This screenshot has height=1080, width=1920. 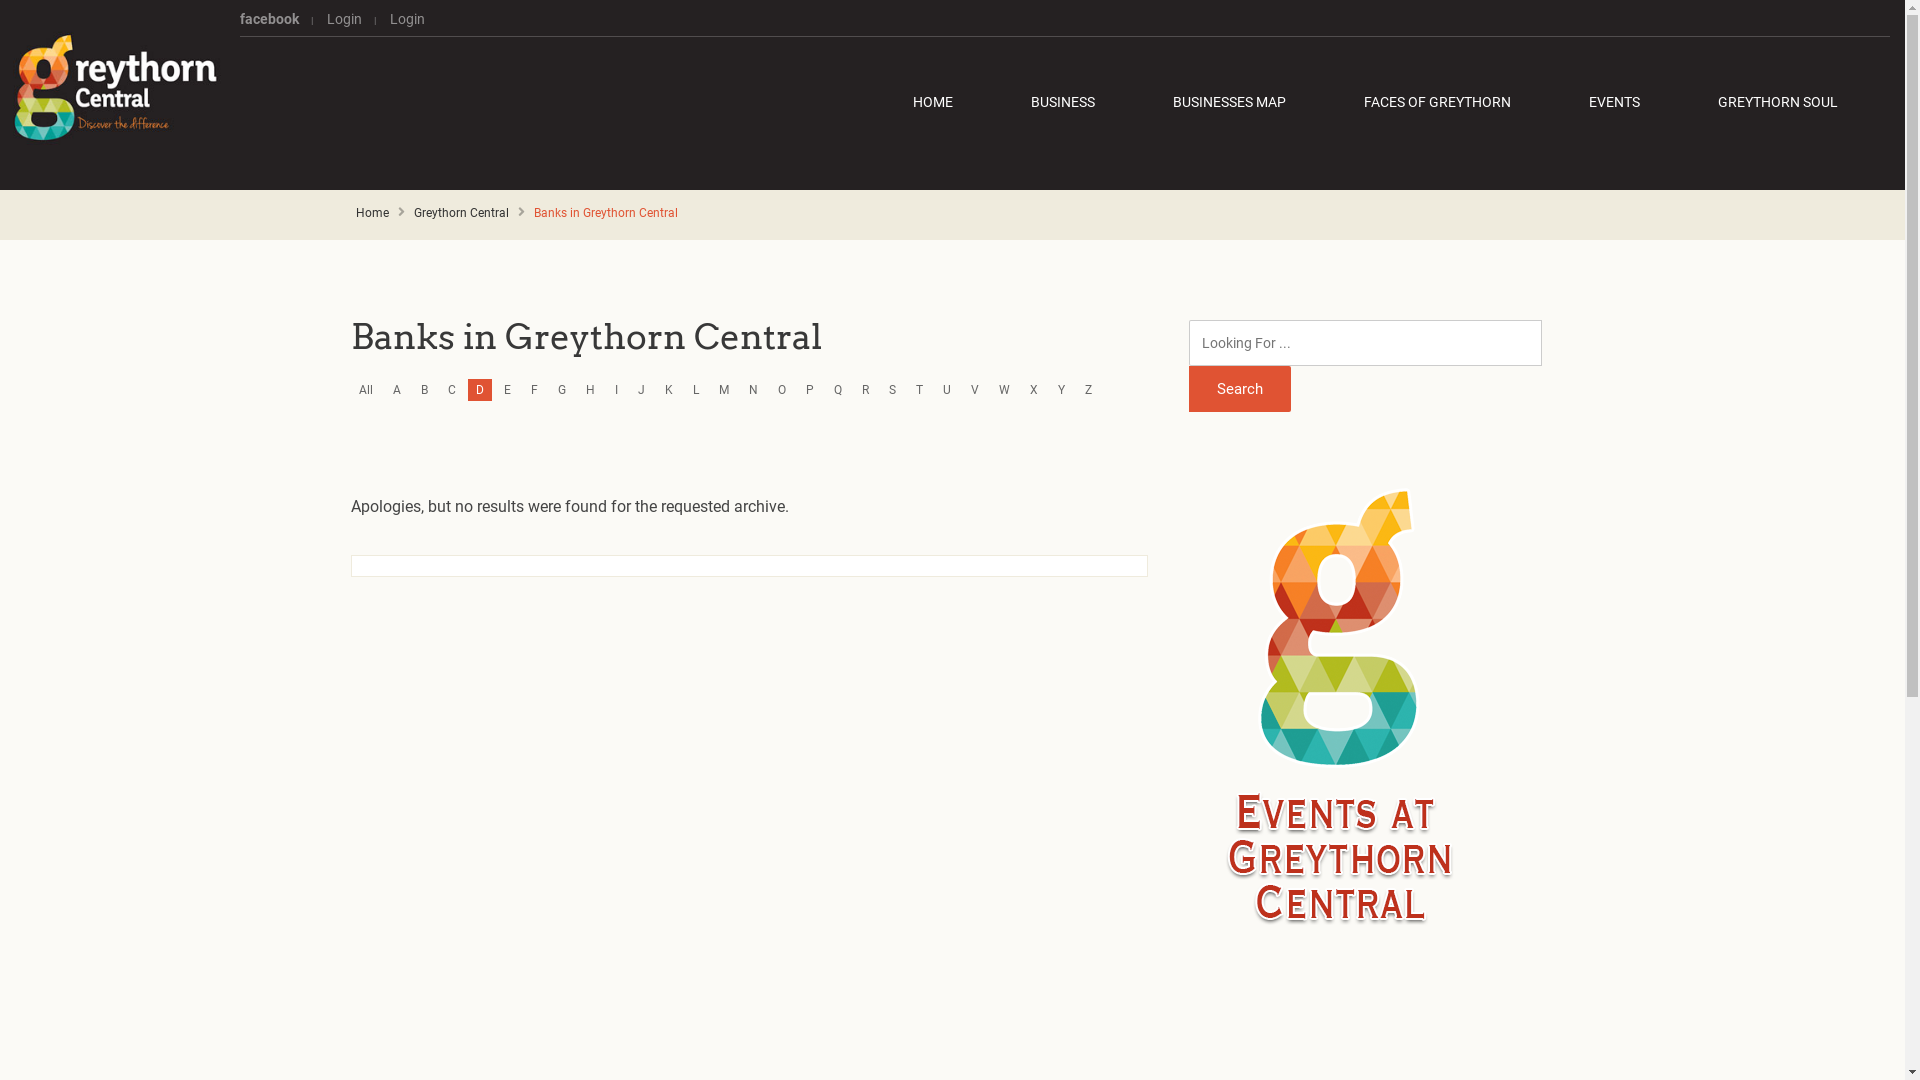 I want to click on 'N', so click(x=752, y=389).